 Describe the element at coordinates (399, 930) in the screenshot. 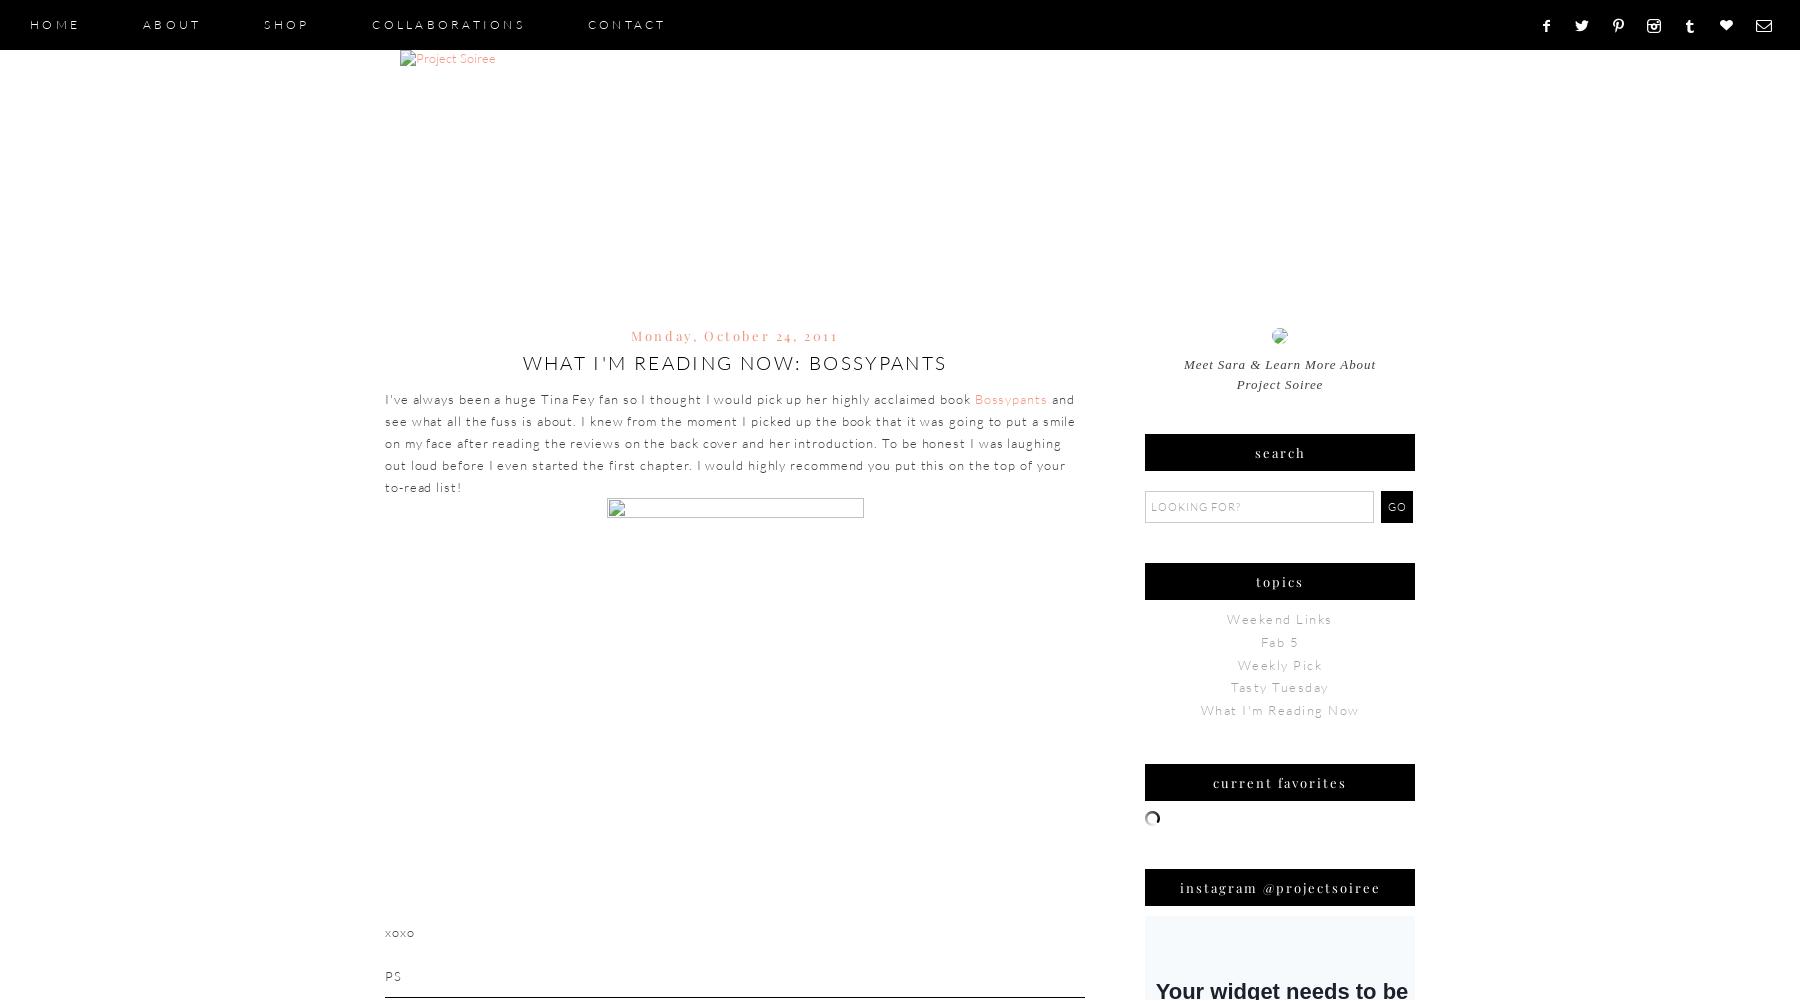

I see `'xoxo'` at that location.